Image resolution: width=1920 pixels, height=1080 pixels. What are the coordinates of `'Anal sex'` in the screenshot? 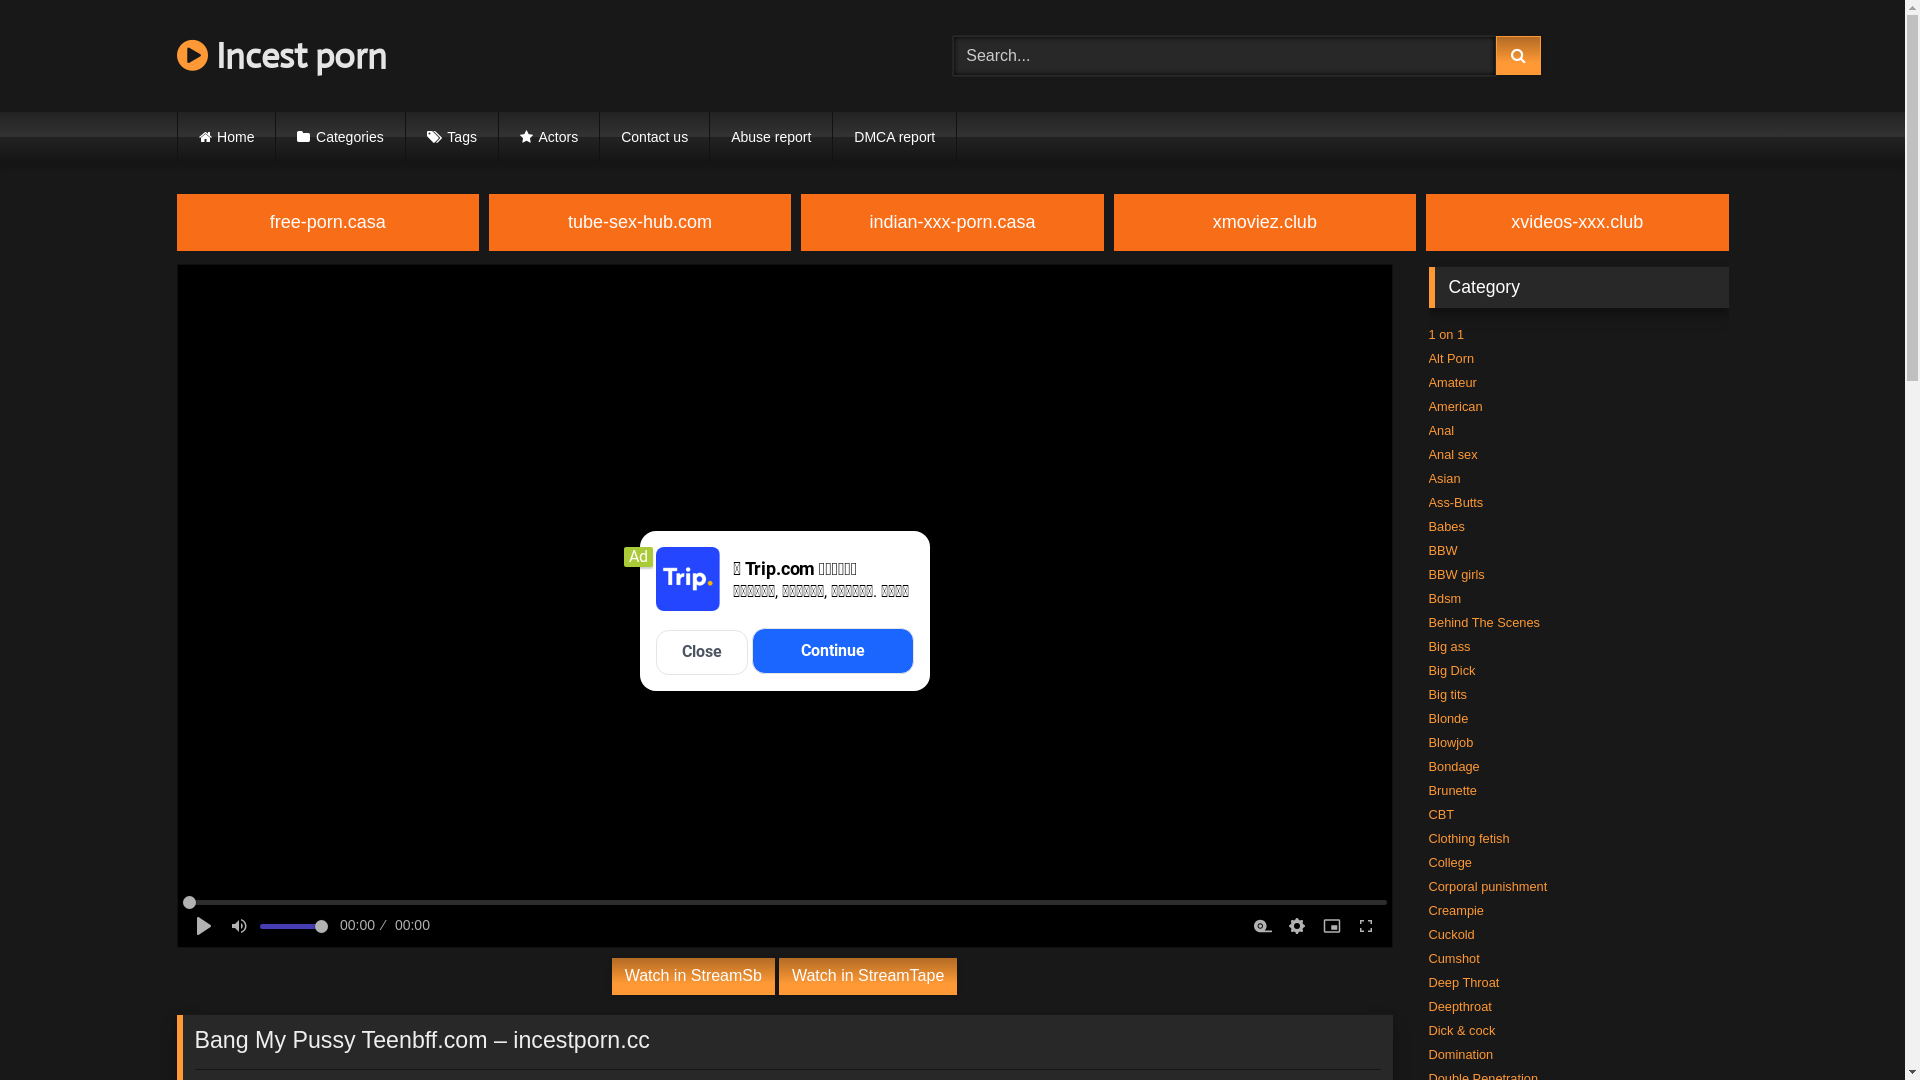 It's located at (1452, 454).